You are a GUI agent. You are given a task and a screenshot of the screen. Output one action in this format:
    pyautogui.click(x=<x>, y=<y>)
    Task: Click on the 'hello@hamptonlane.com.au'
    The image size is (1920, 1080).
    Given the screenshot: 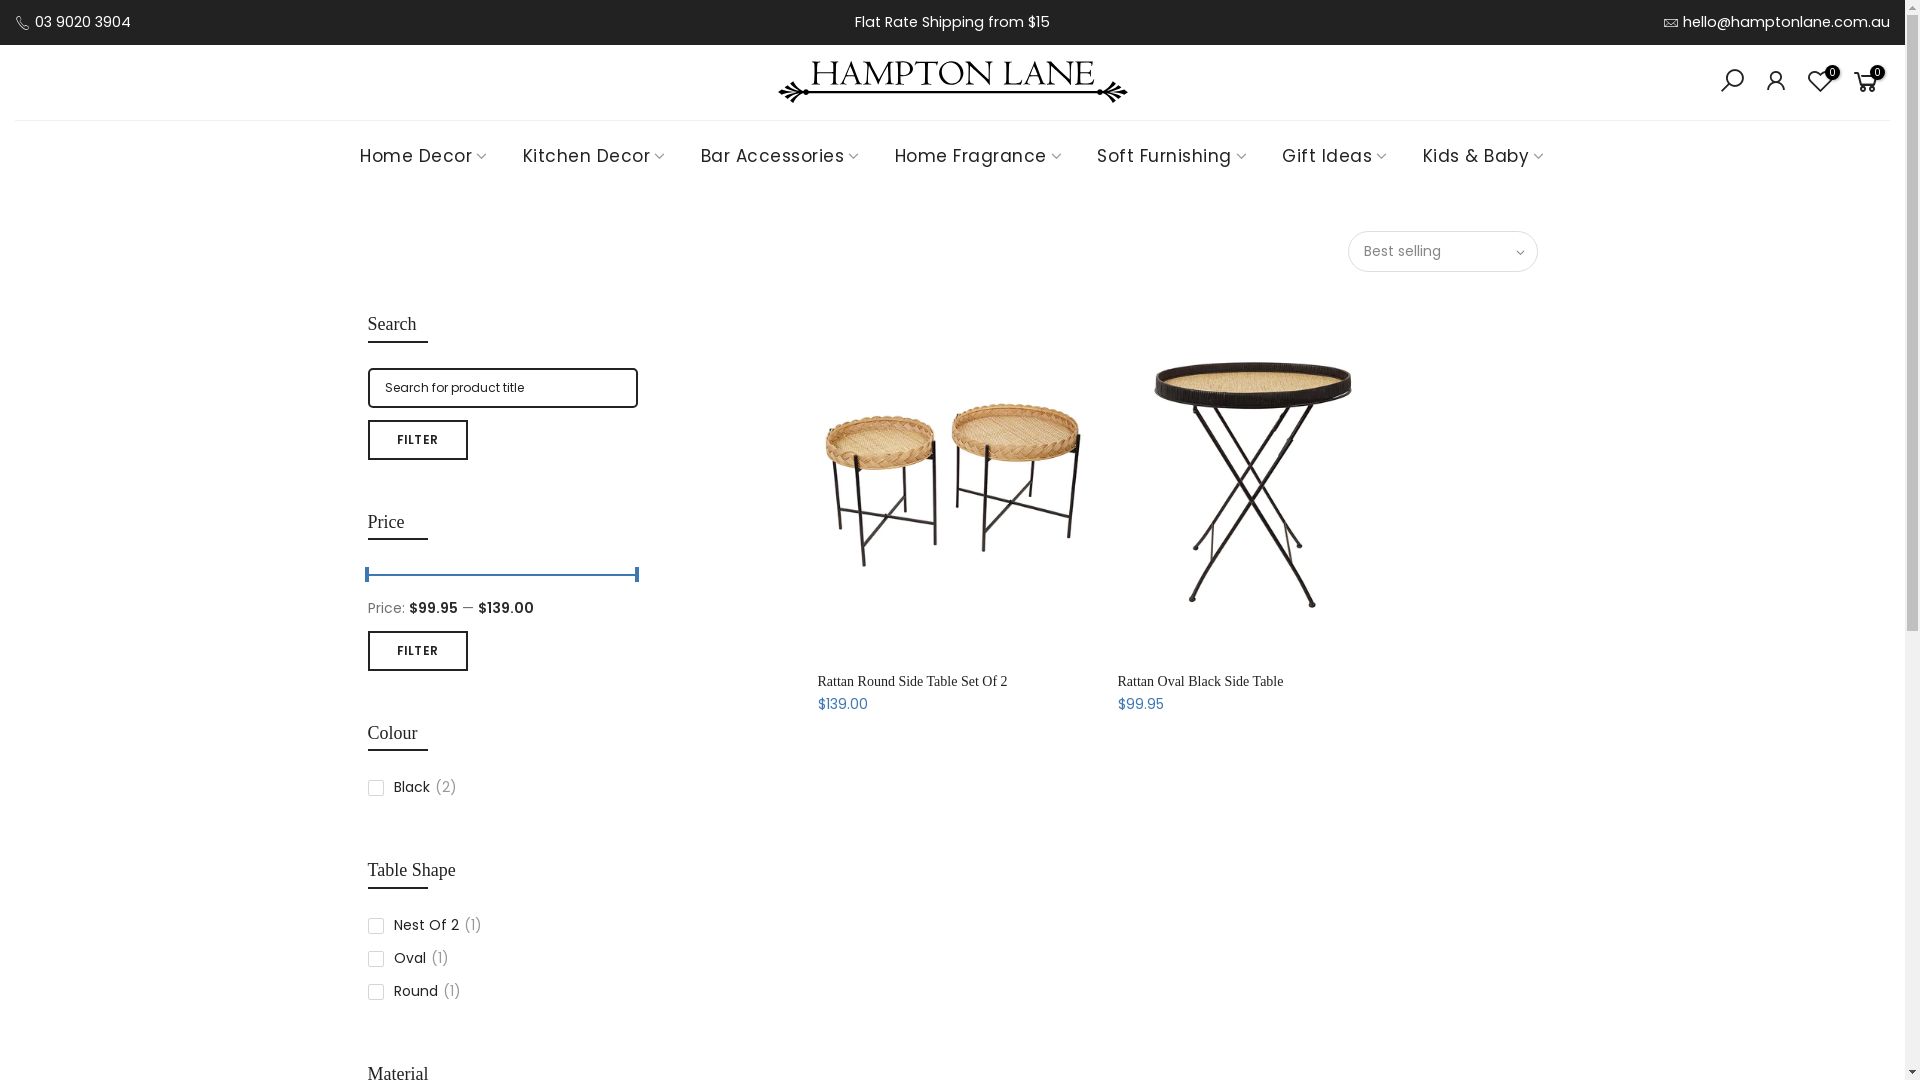 What is the action you would take?
    pyautogui.click(x=1786, y=22)
    